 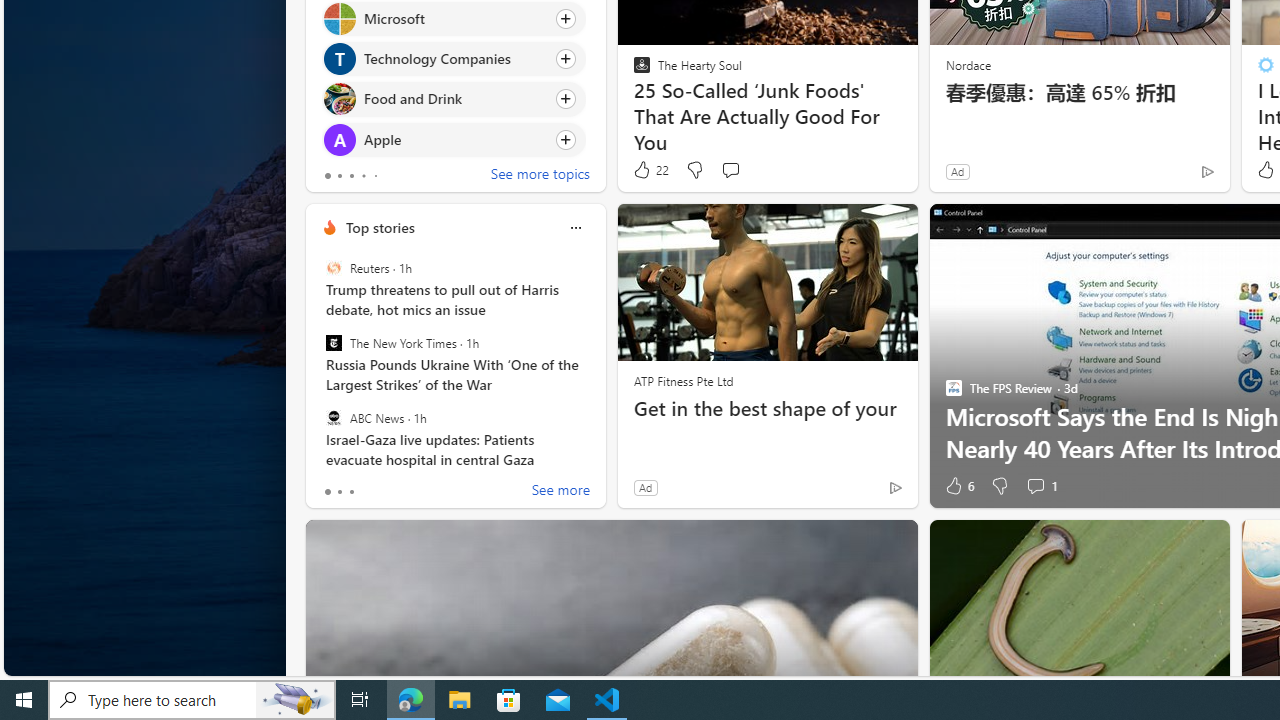 I want to click on 'Click to follow topic Microsoft', so click(x=452, y=18).